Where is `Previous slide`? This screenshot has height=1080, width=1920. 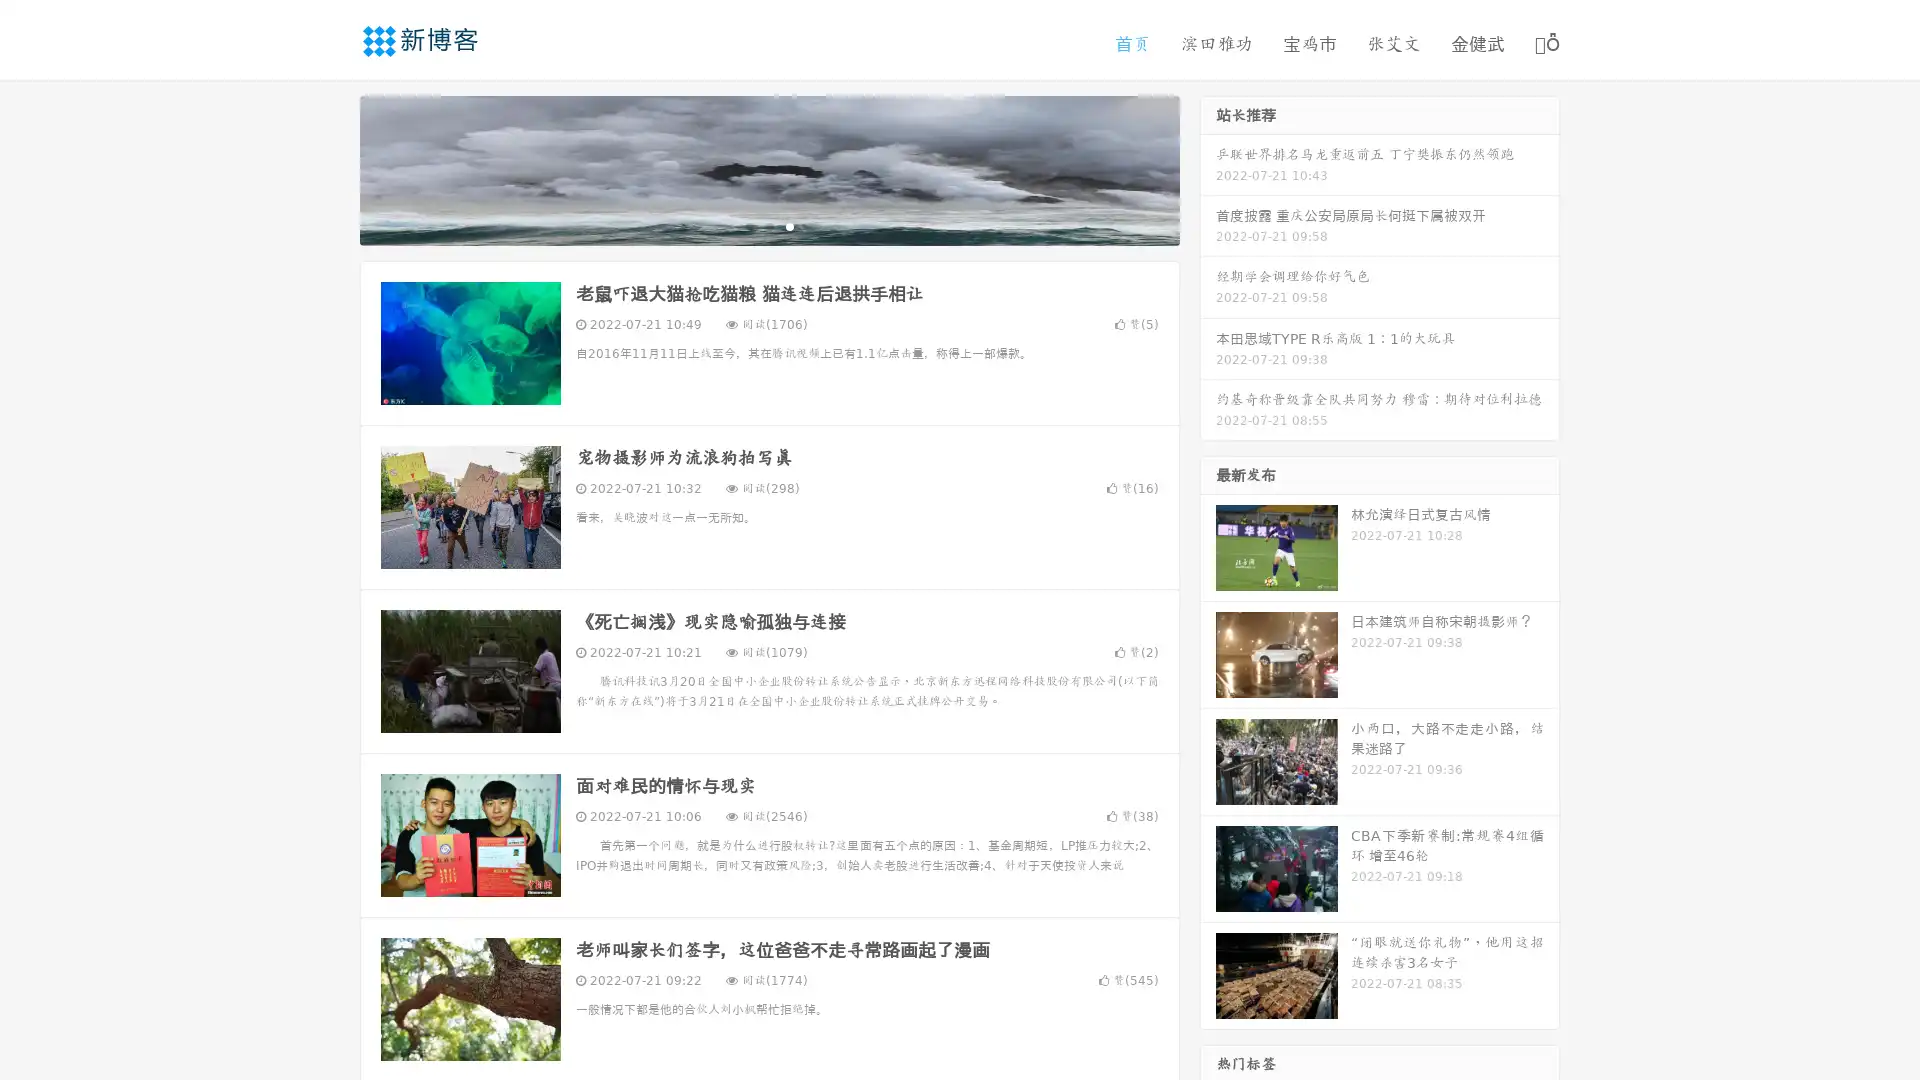
Previous slide is located at coordinates (330, 168).